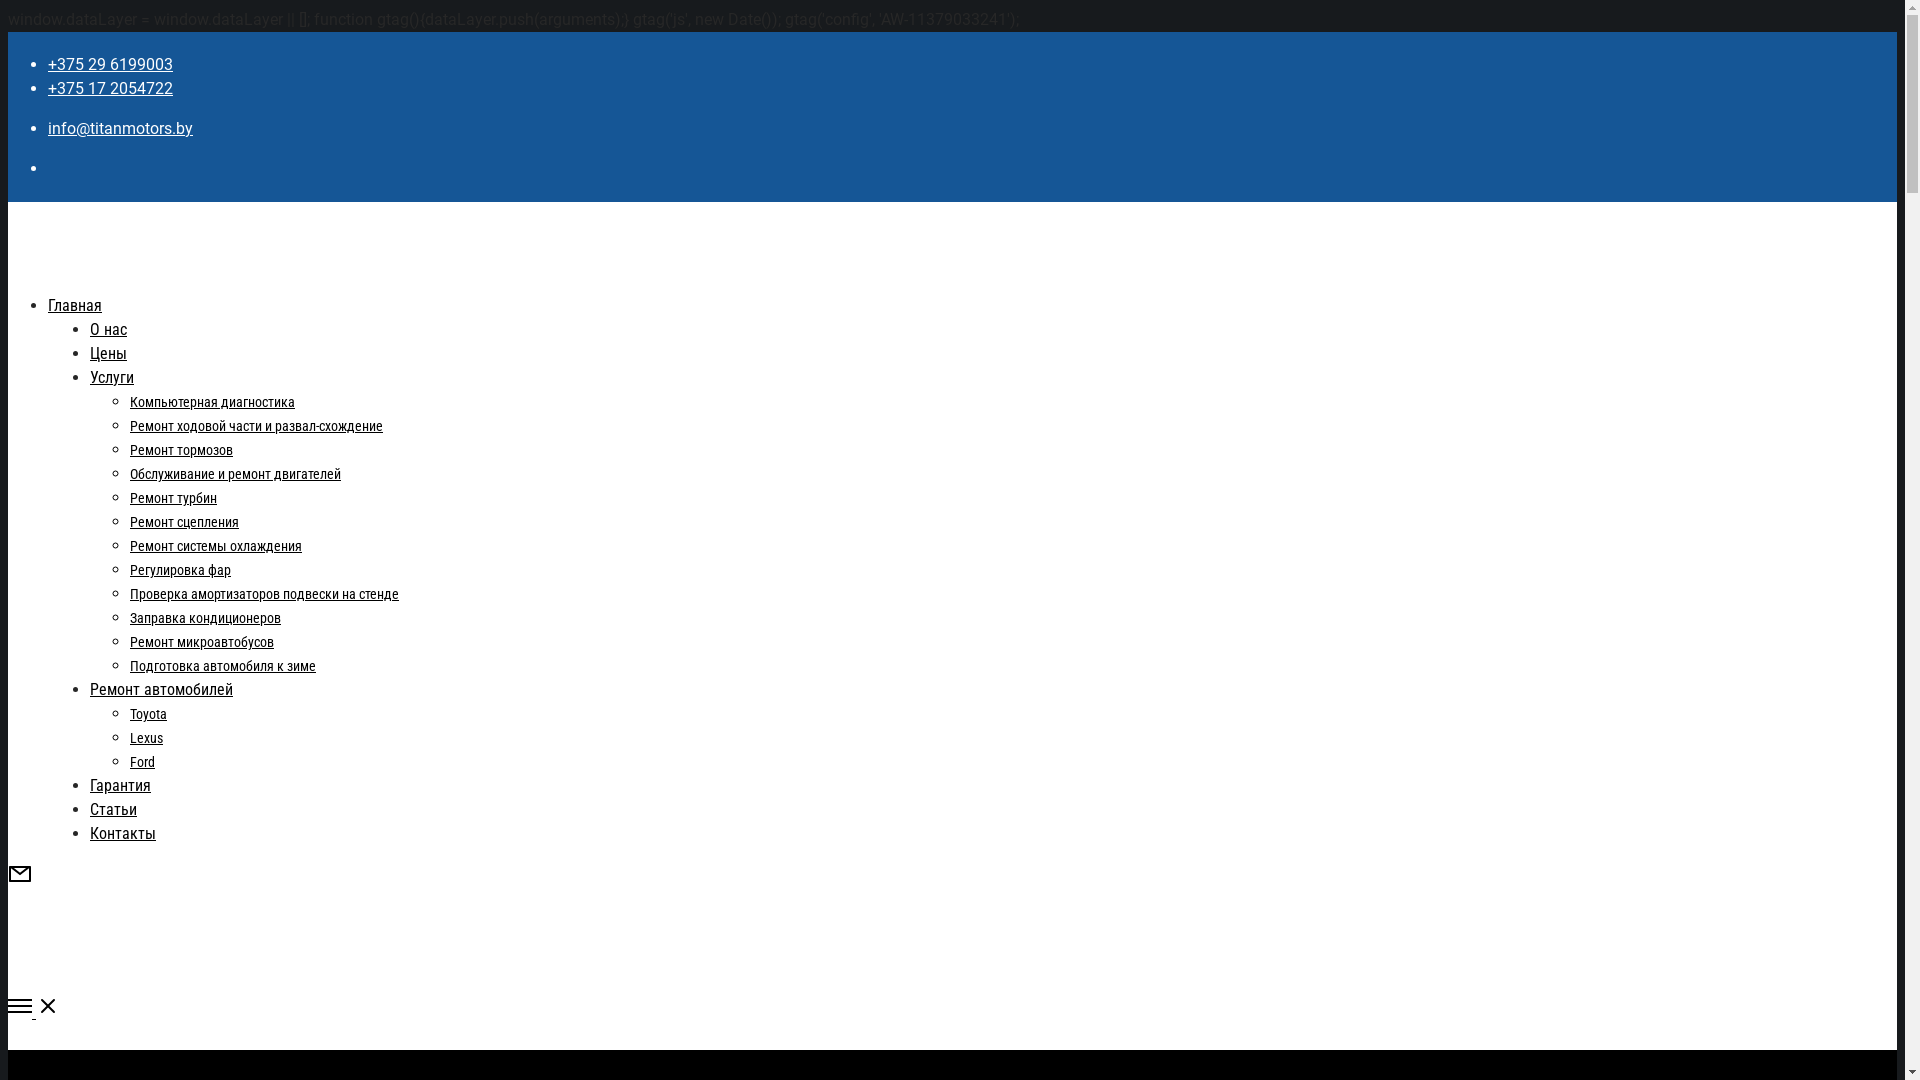 This screenshot has width=1920, height=1080. What do you see at coordinates (19, 879) in the screenshot?
I see `'Toggle form modal'` at bounding box center [19, 879].